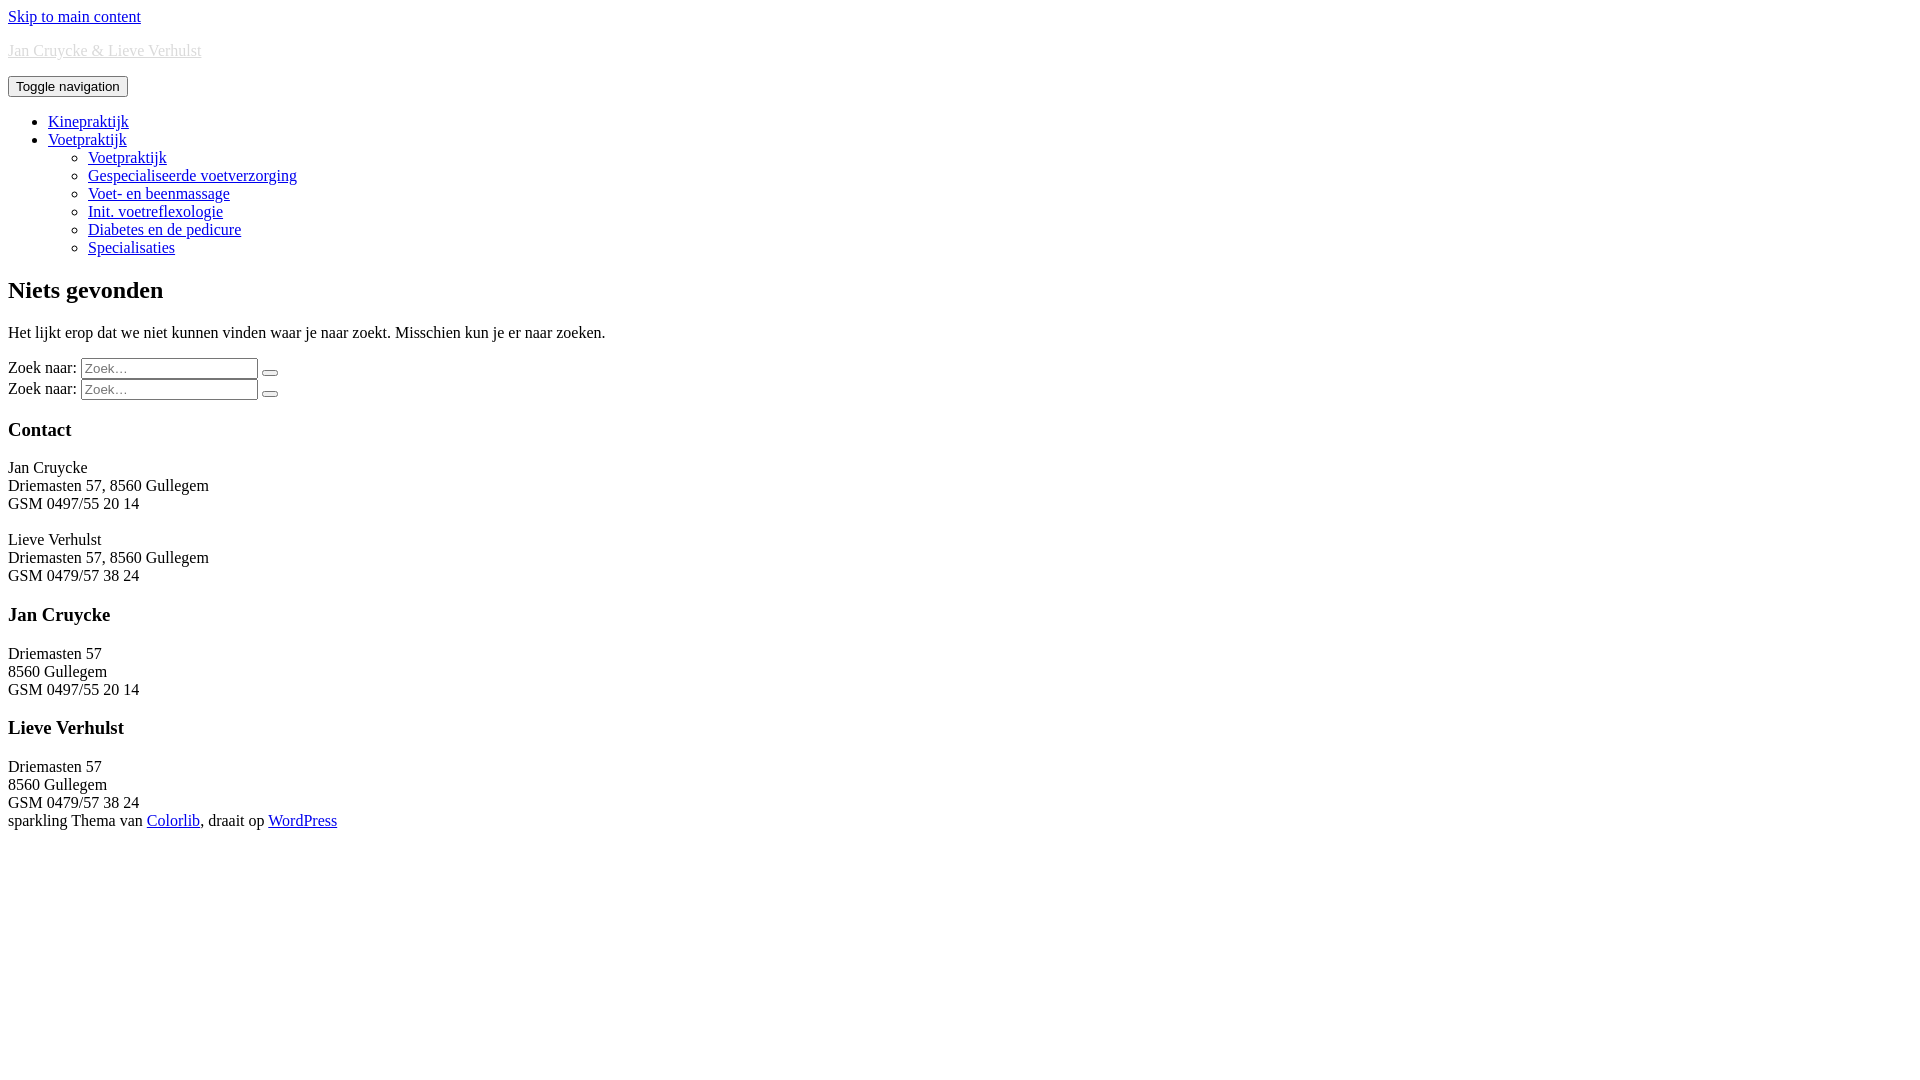 The width and height of the screenshot is (1920, 1080). I want to click on 'Diabetes en de pedicure', so click(164, 228).